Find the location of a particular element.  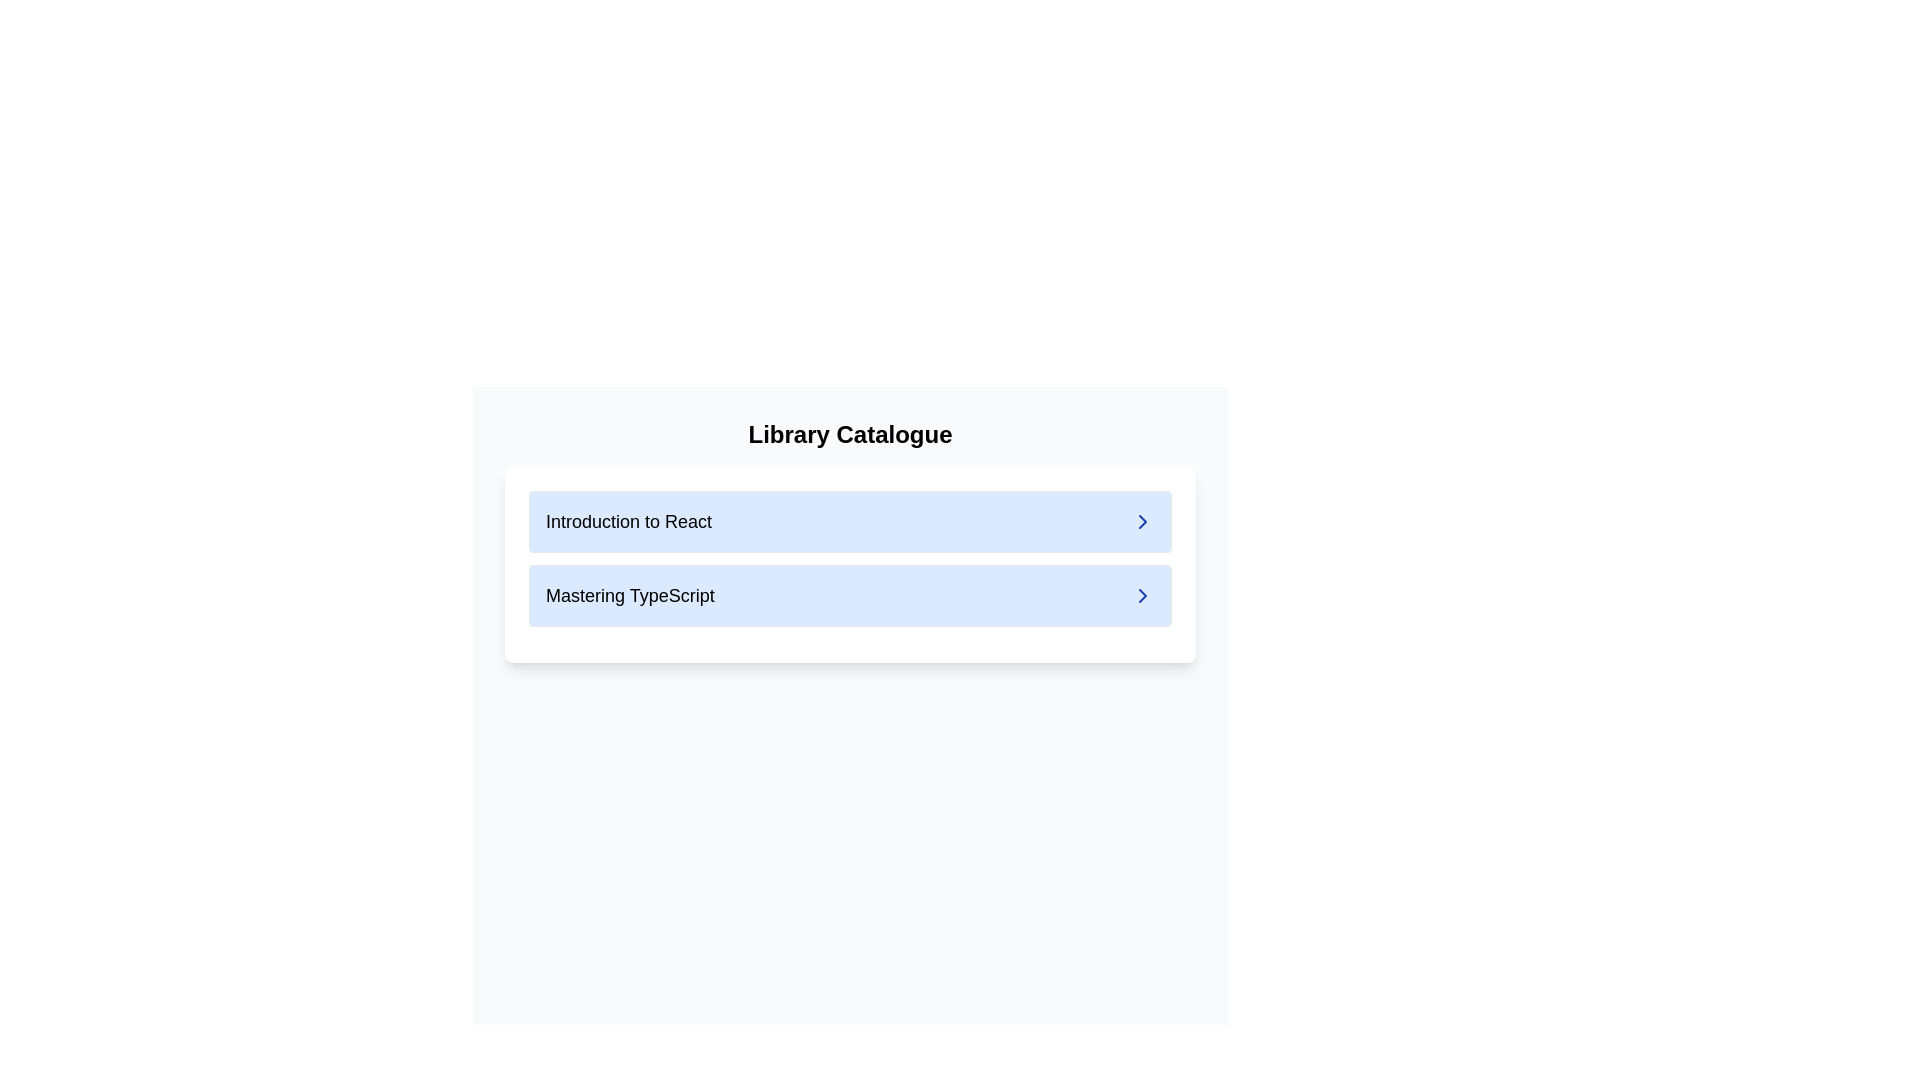

the textual label representing the title of an item or module related to learning about React is located at coordinates (627, 520).